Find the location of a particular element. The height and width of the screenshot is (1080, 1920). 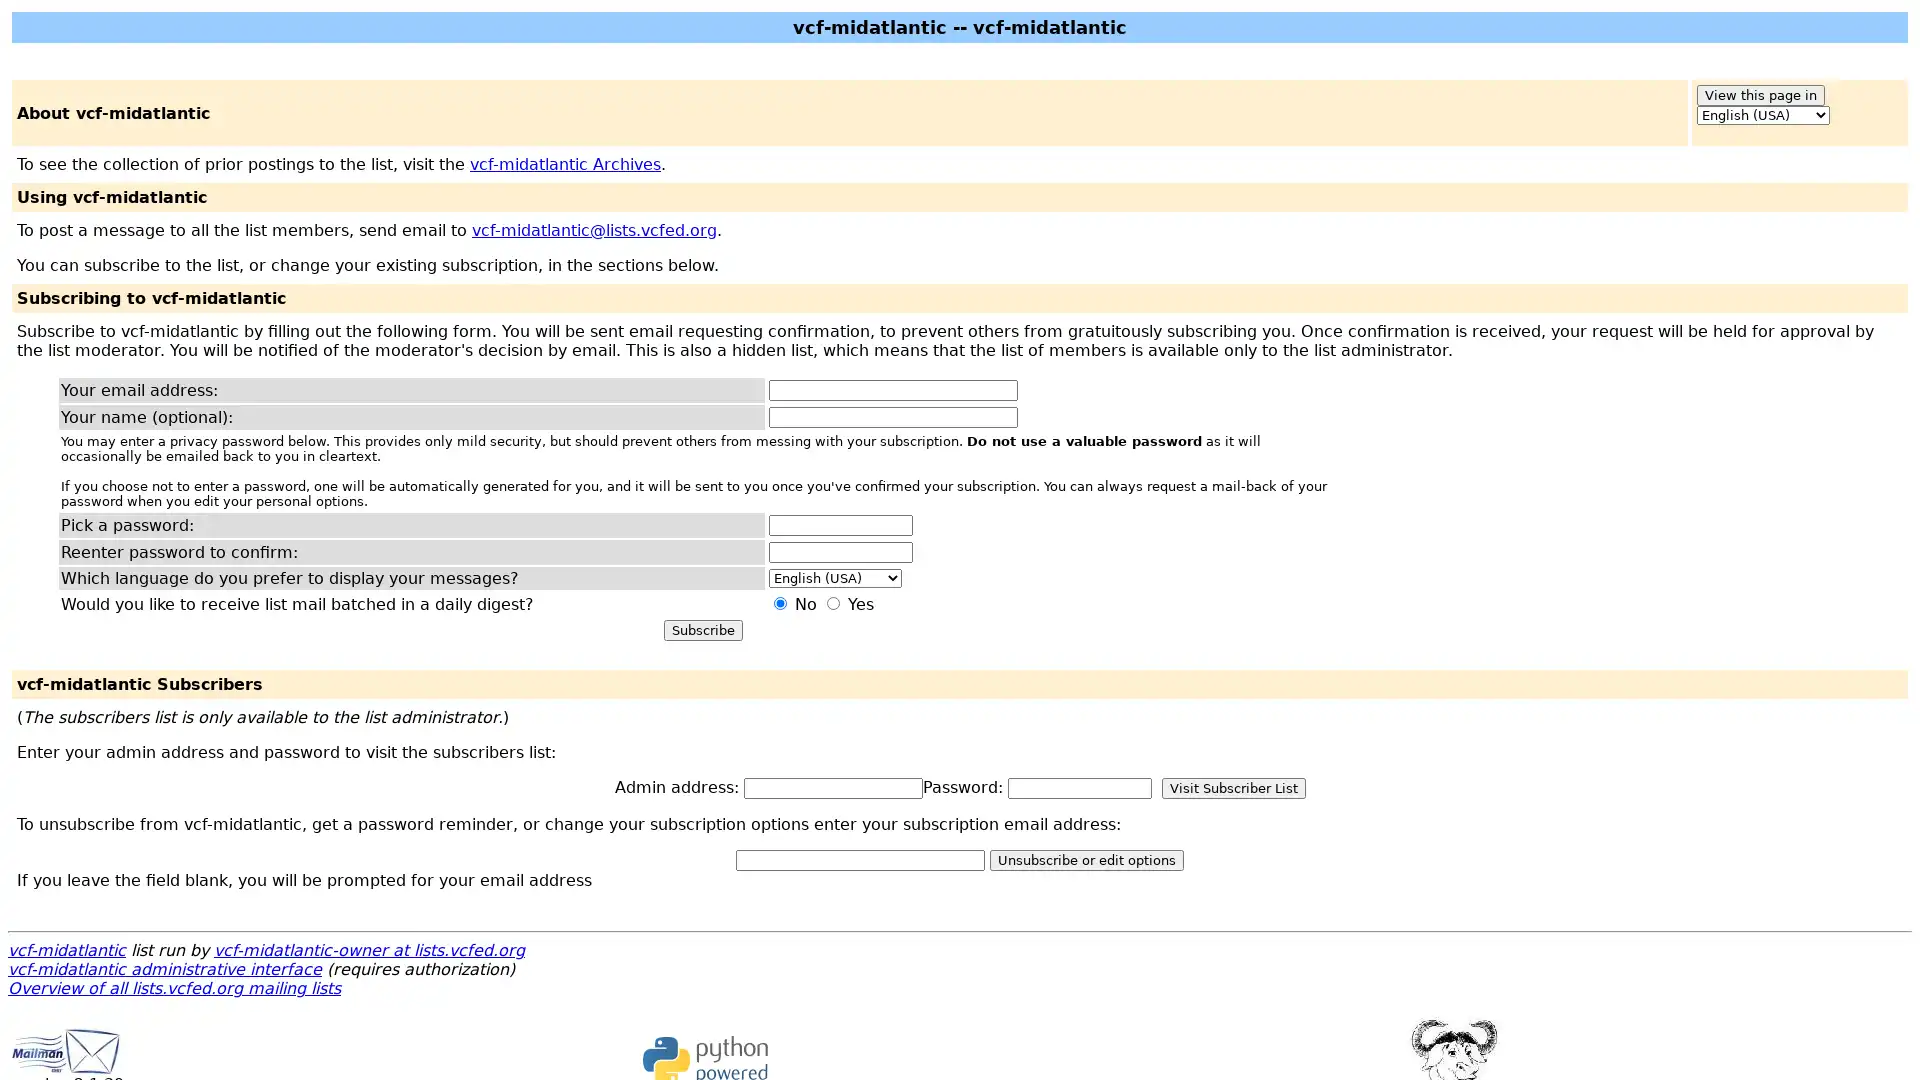

Unsubscribe or edit options is located at coordinates (1085, 859).